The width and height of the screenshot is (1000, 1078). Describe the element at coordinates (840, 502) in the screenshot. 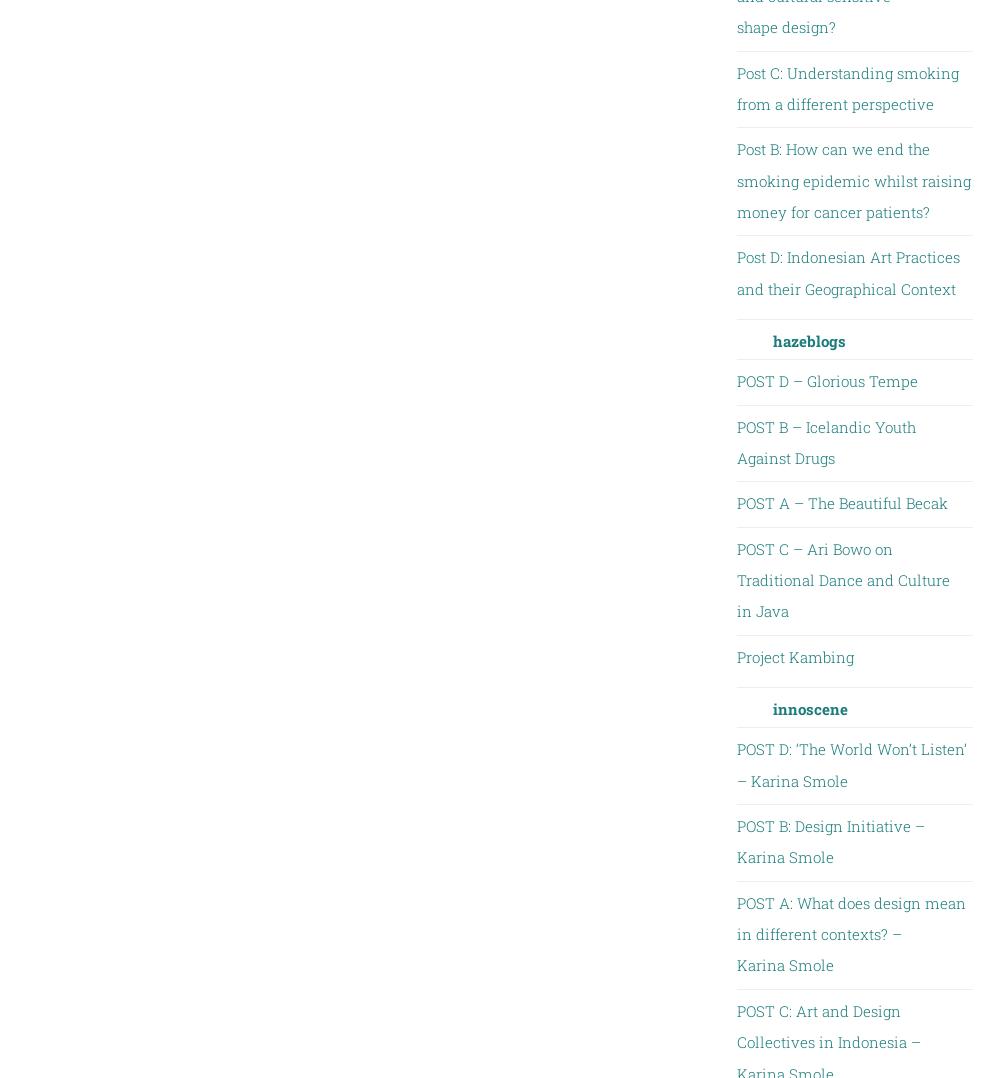

I see `'POST A – The Beautiful Becak'` at that location.